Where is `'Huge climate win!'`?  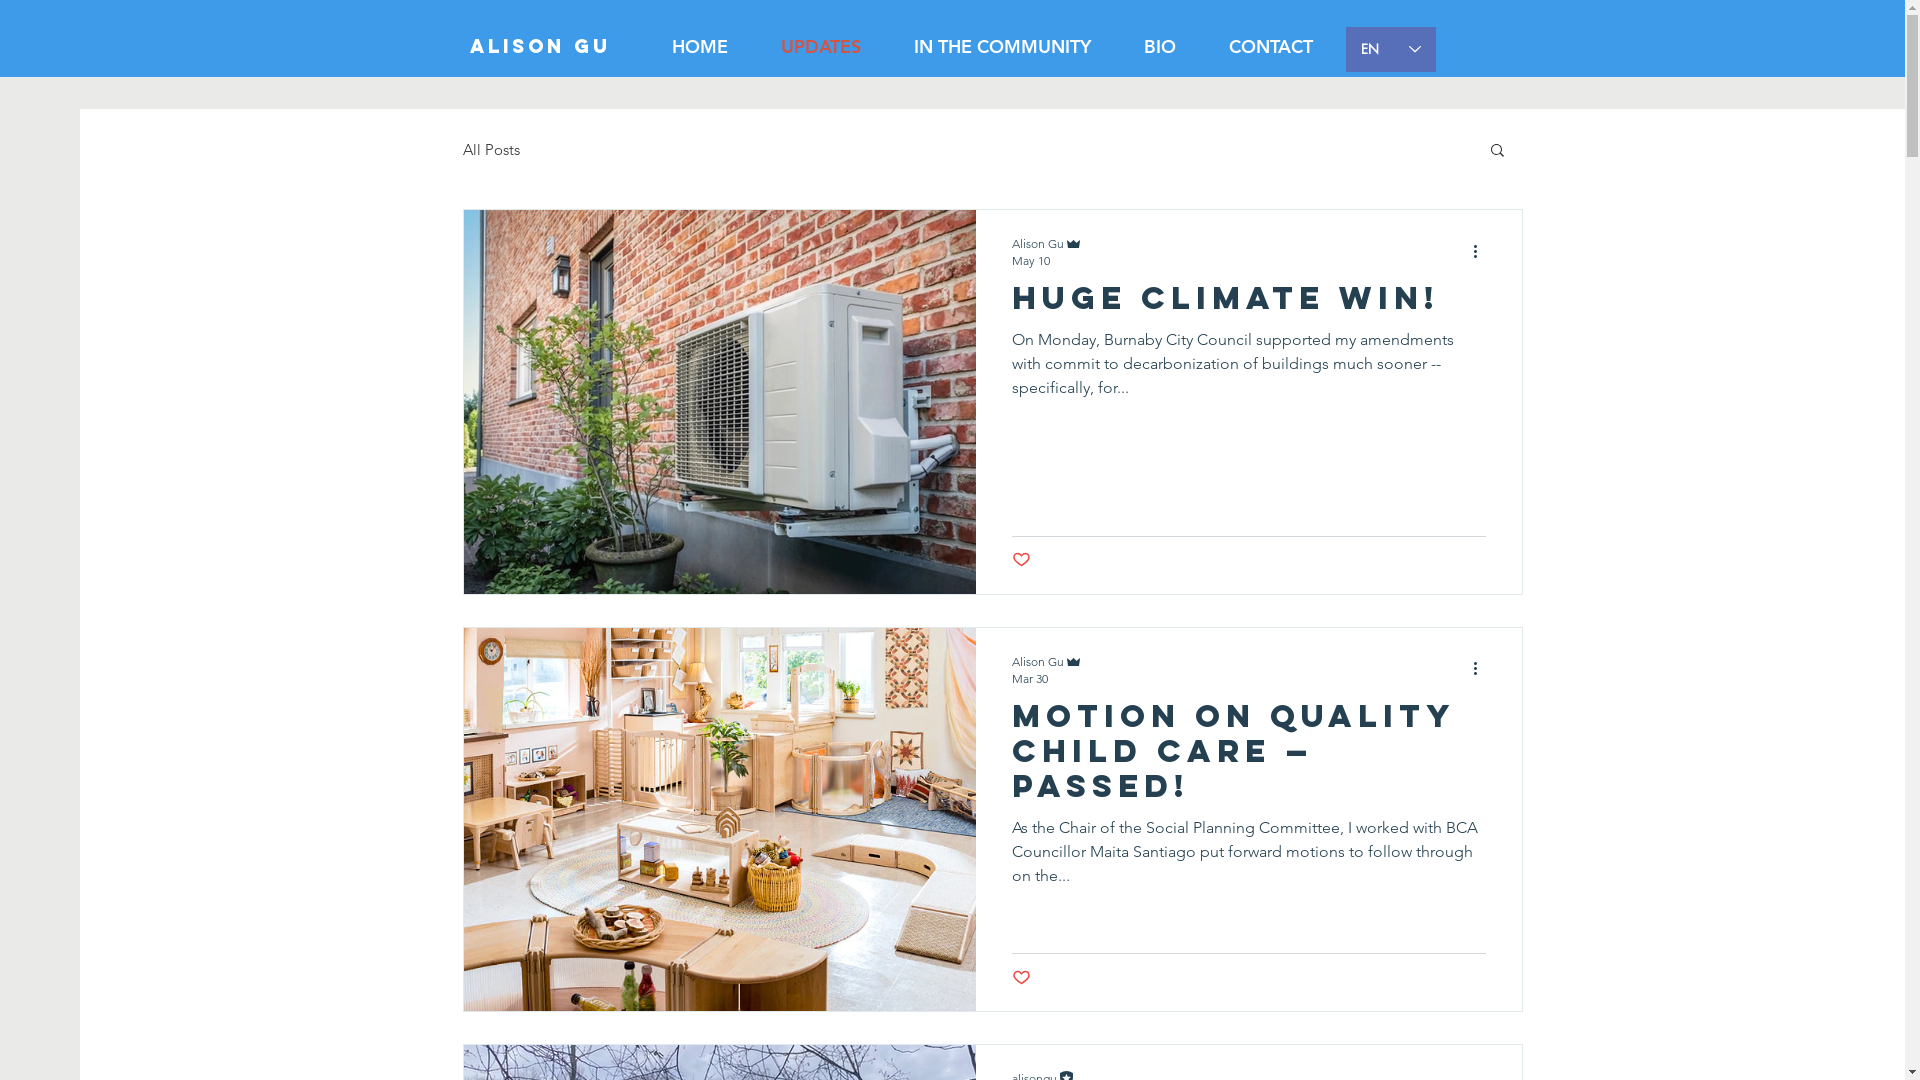
'Huge climate win!' is located at coordinates (1247, 304).